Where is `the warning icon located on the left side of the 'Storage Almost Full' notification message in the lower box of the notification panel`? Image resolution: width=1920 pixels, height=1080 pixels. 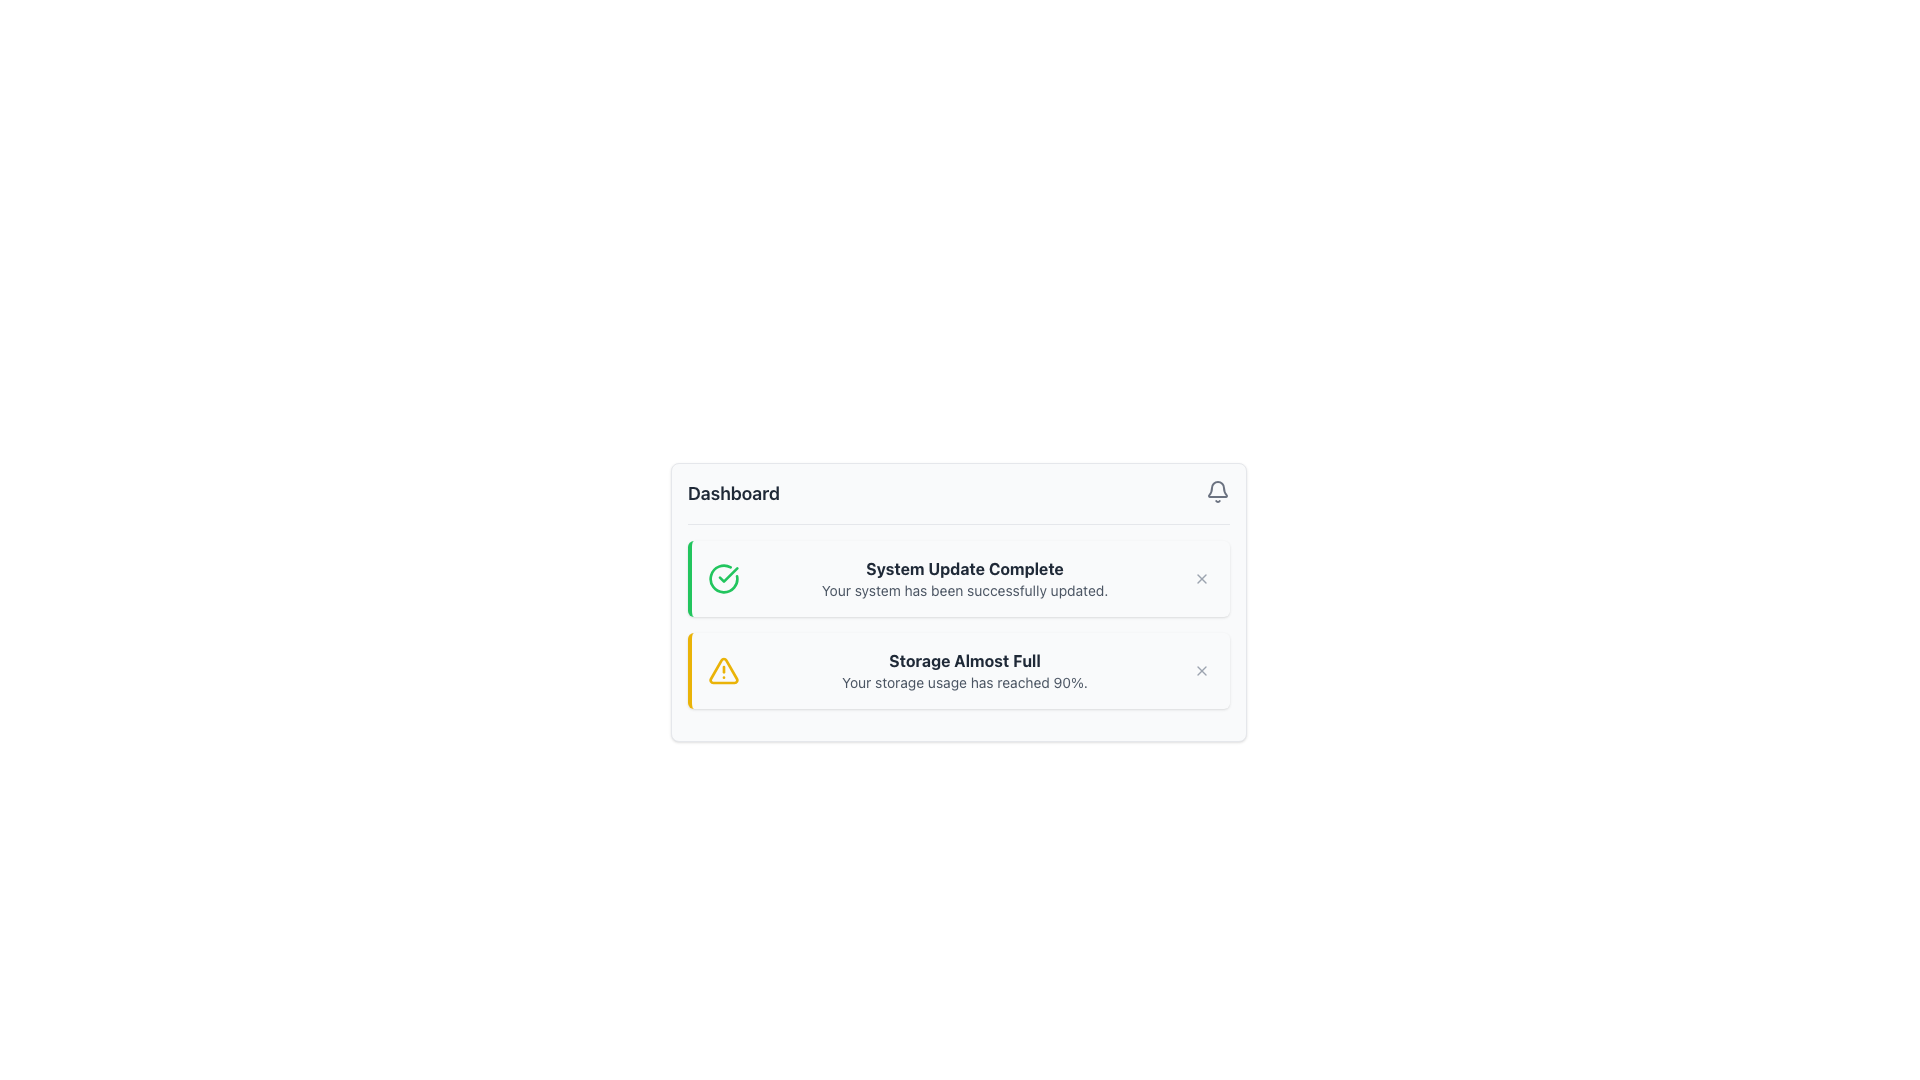 the warning icon located on the left side of the 'Storage Almost Full' notification message in the lower box of the notification panel is located at coordinates (723, 671).